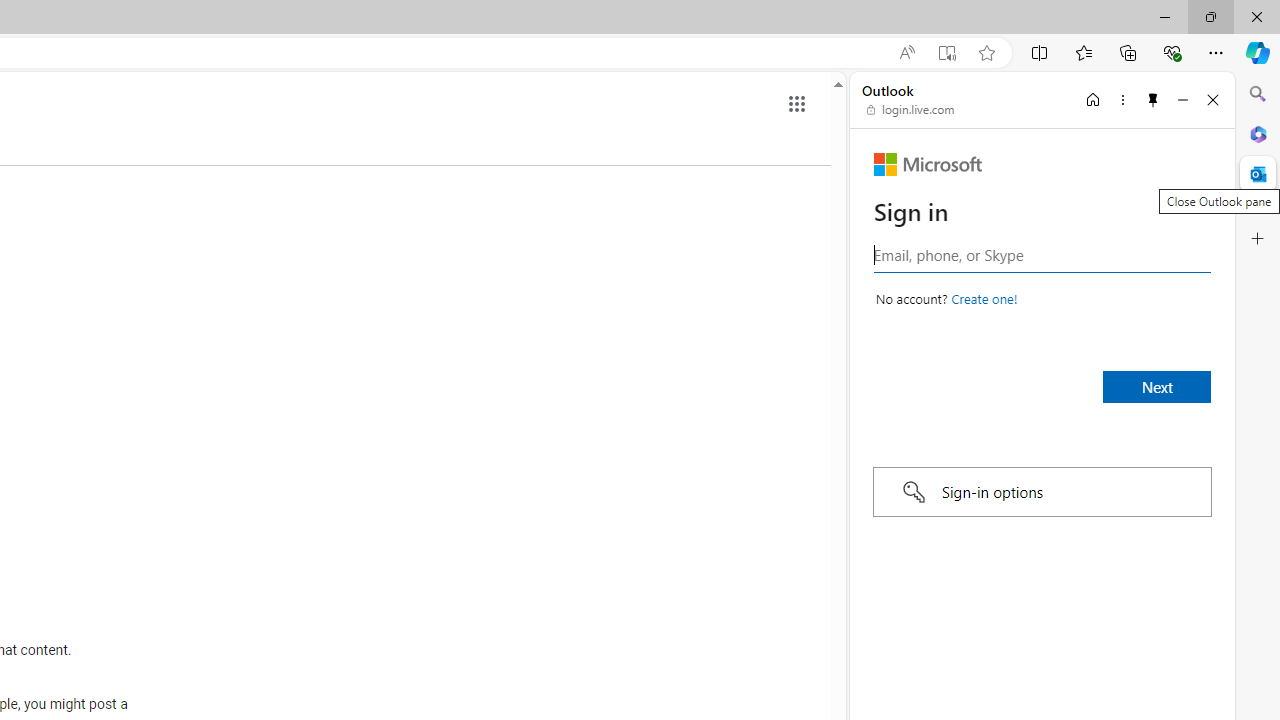 Image resolution: width=1280 pixels, height=720 pixels. Describe the element at coordinates (1041, 492) in the screenshot. I see `'Sign-in options'` at that location.